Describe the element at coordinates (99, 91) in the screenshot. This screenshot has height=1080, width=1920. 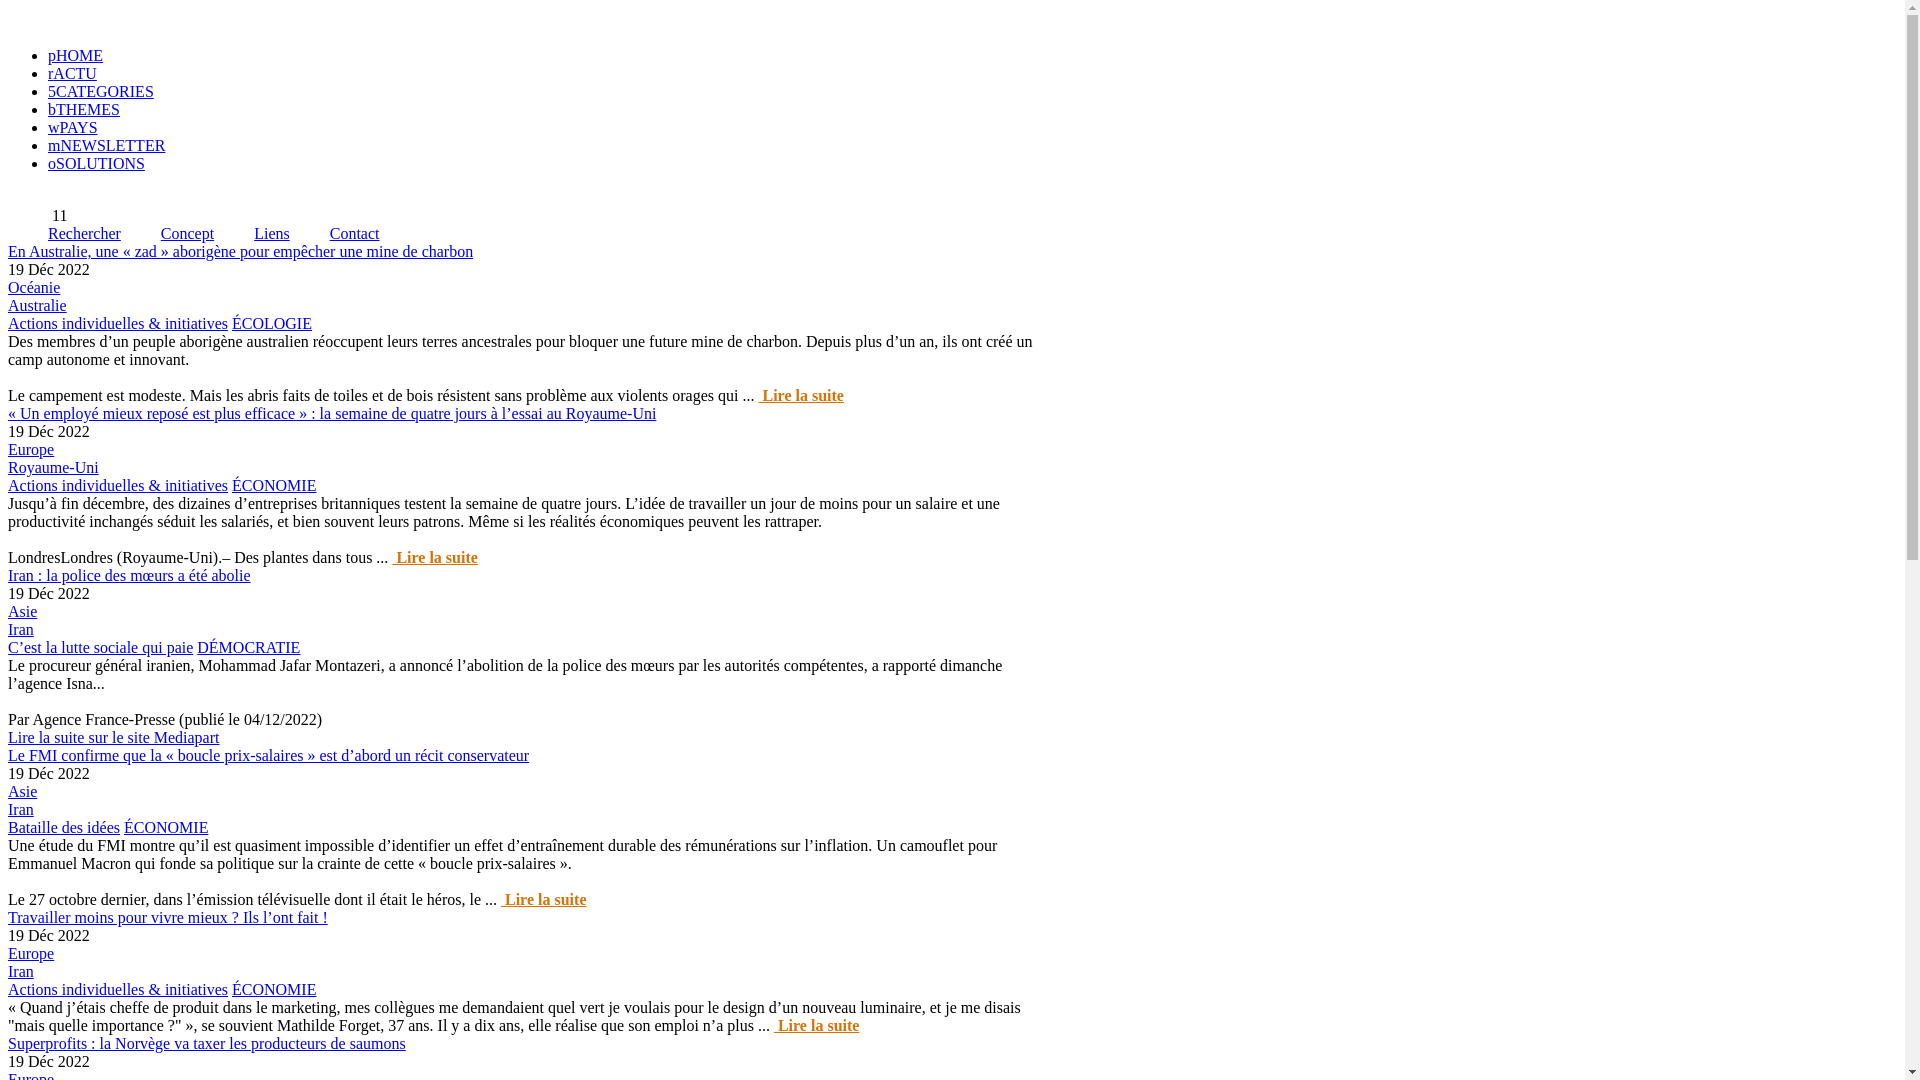
I see `'5CATEGORIES'` at that location.